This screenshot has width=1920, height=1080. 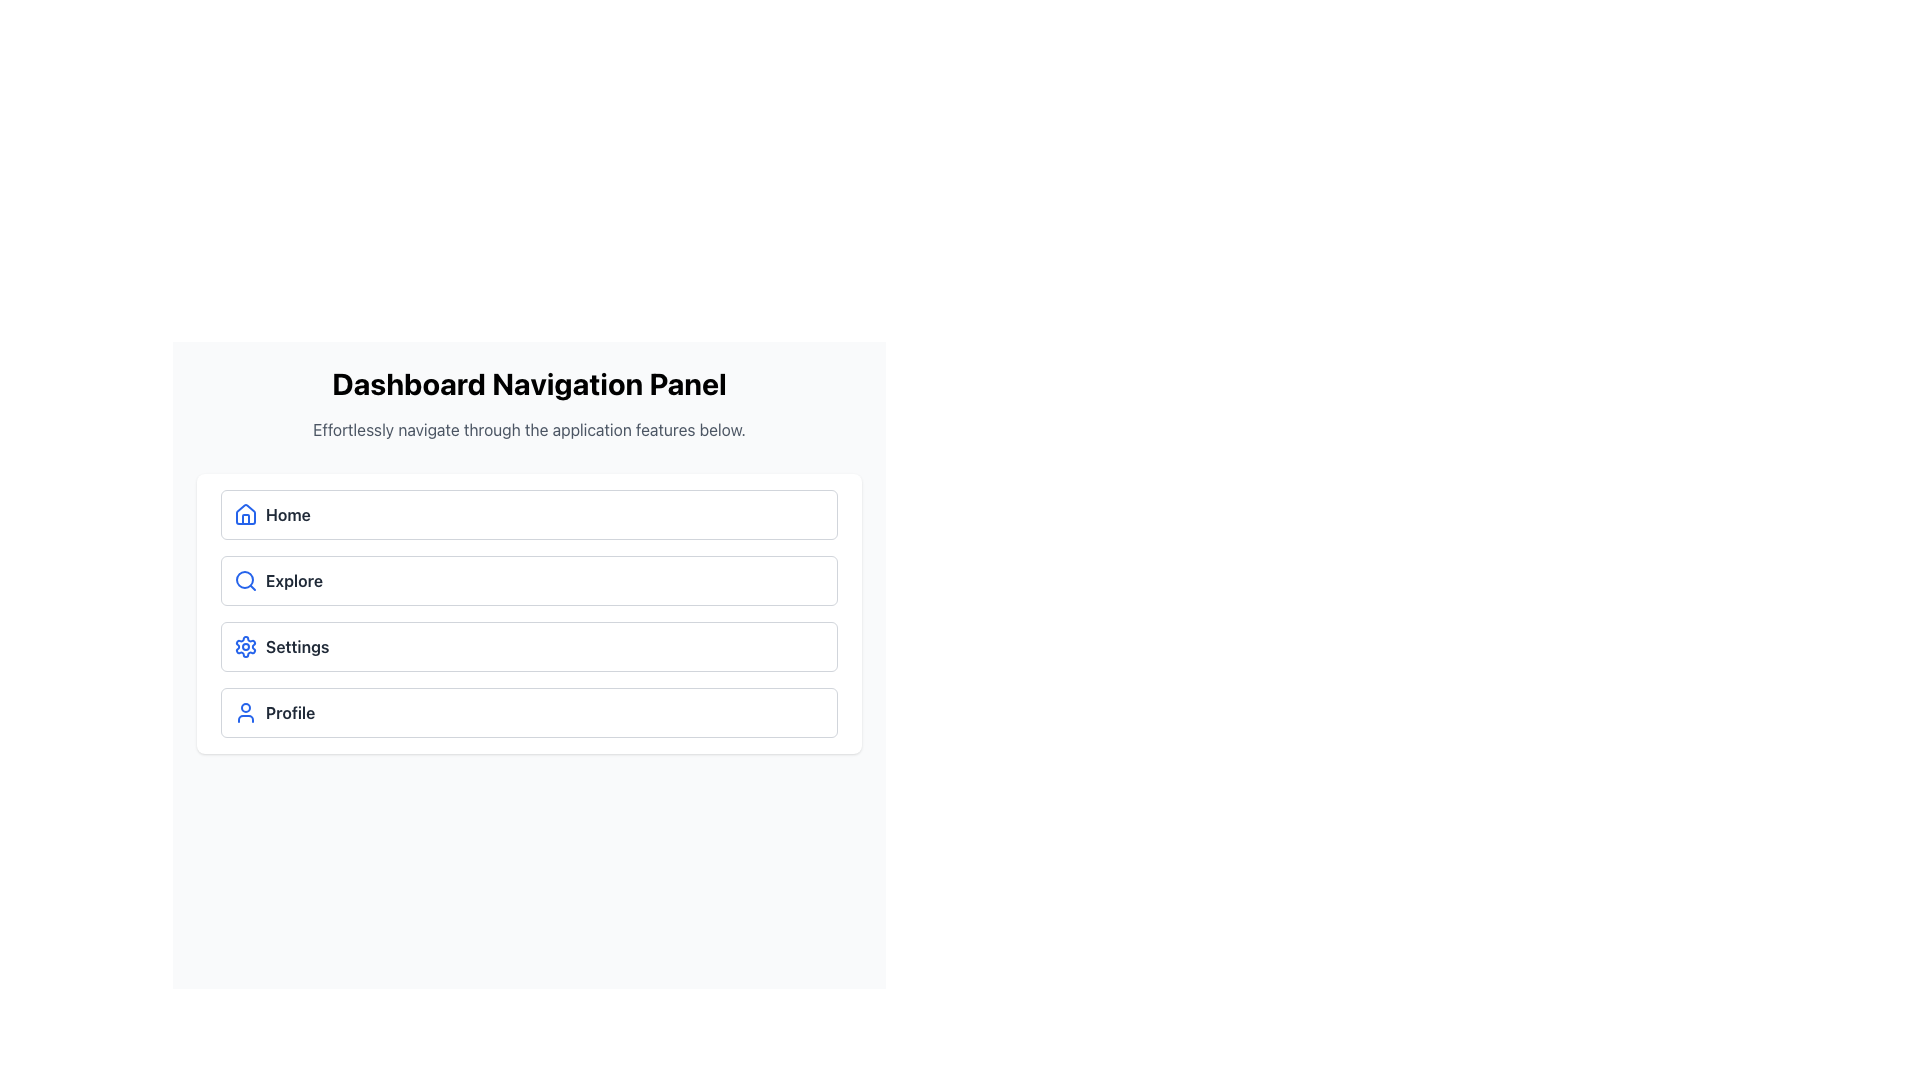 I want to click on the settings button, which is the third button in a vertical list of navigation buttons, positioned below the 'Home' and 'Explore' buttons and above the 'Profile' button, so click(x=529, y=647).